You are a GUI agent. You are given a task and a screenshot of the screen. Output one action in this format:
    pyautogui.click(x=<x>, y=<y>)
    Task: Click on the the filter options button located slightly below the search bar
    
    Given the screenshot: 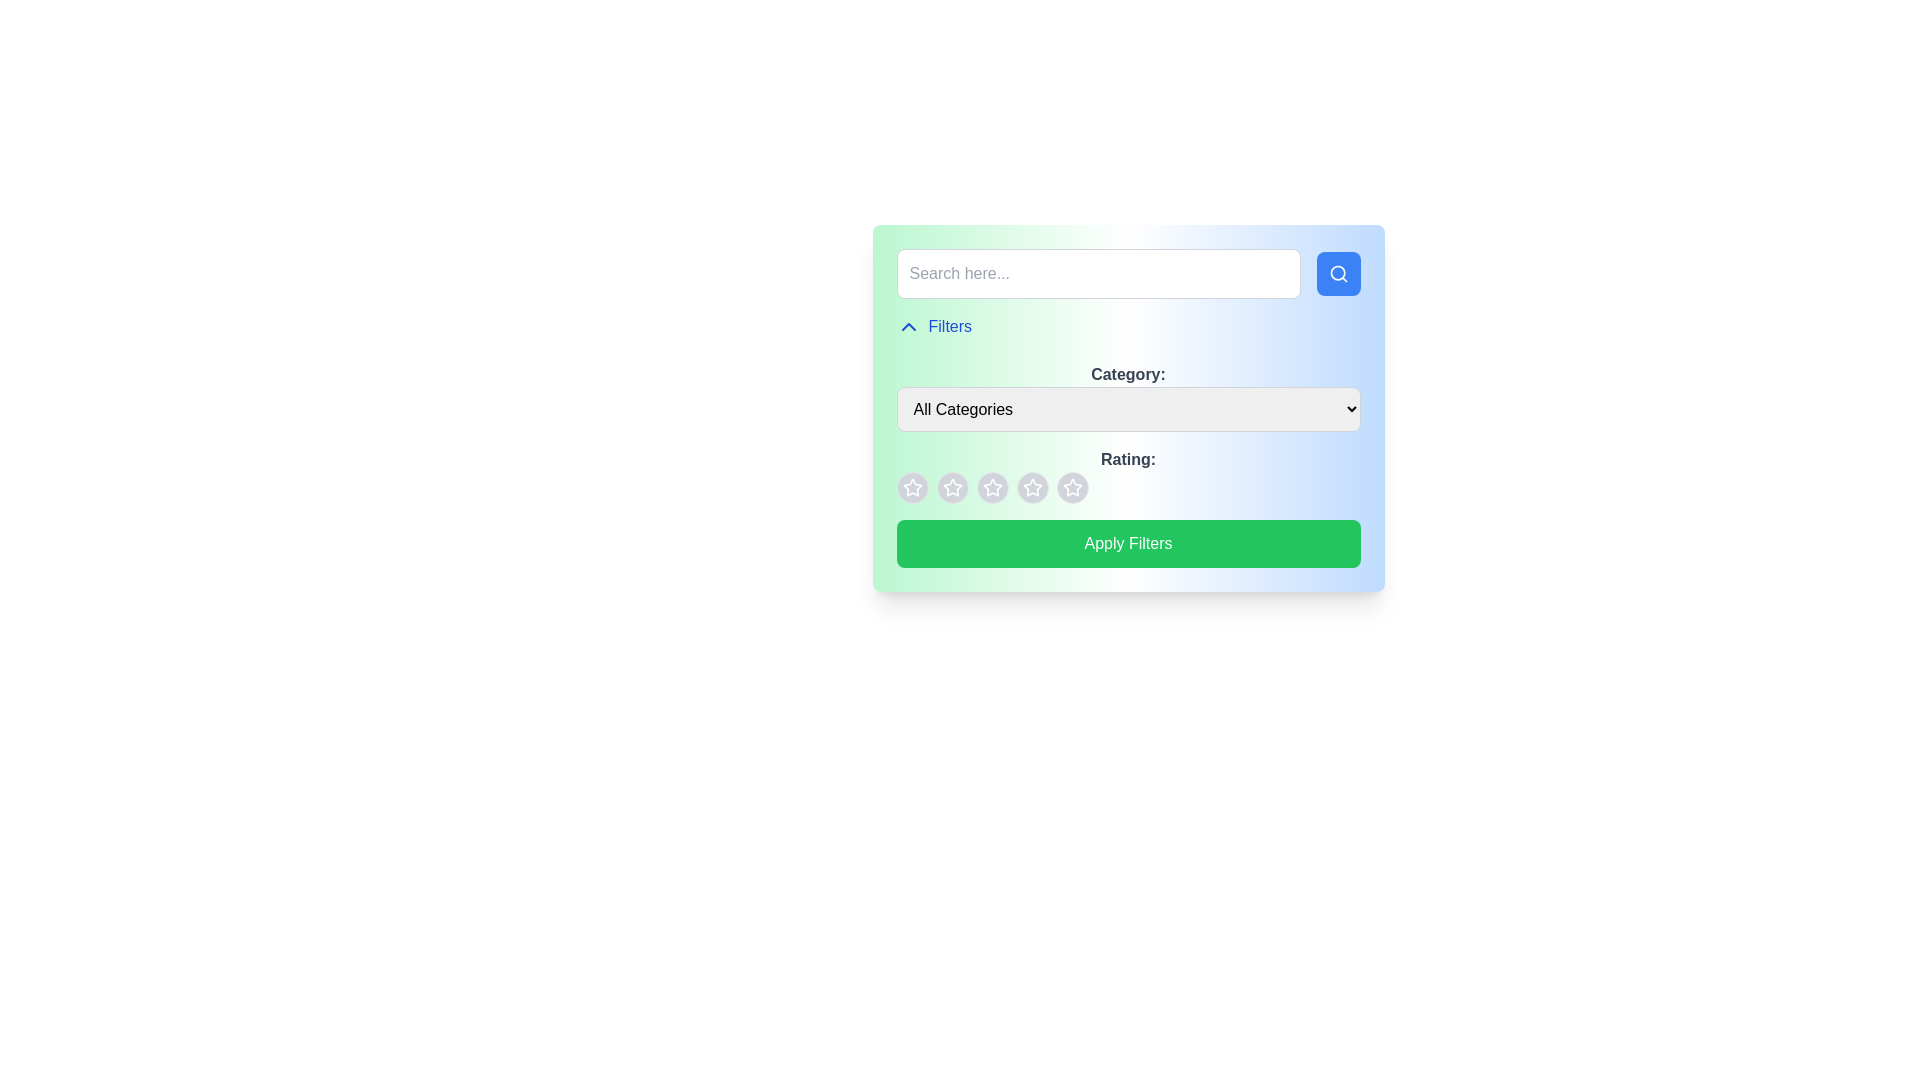 What is the action you would take?
    pyautogui.click(x=933, y=326)
    